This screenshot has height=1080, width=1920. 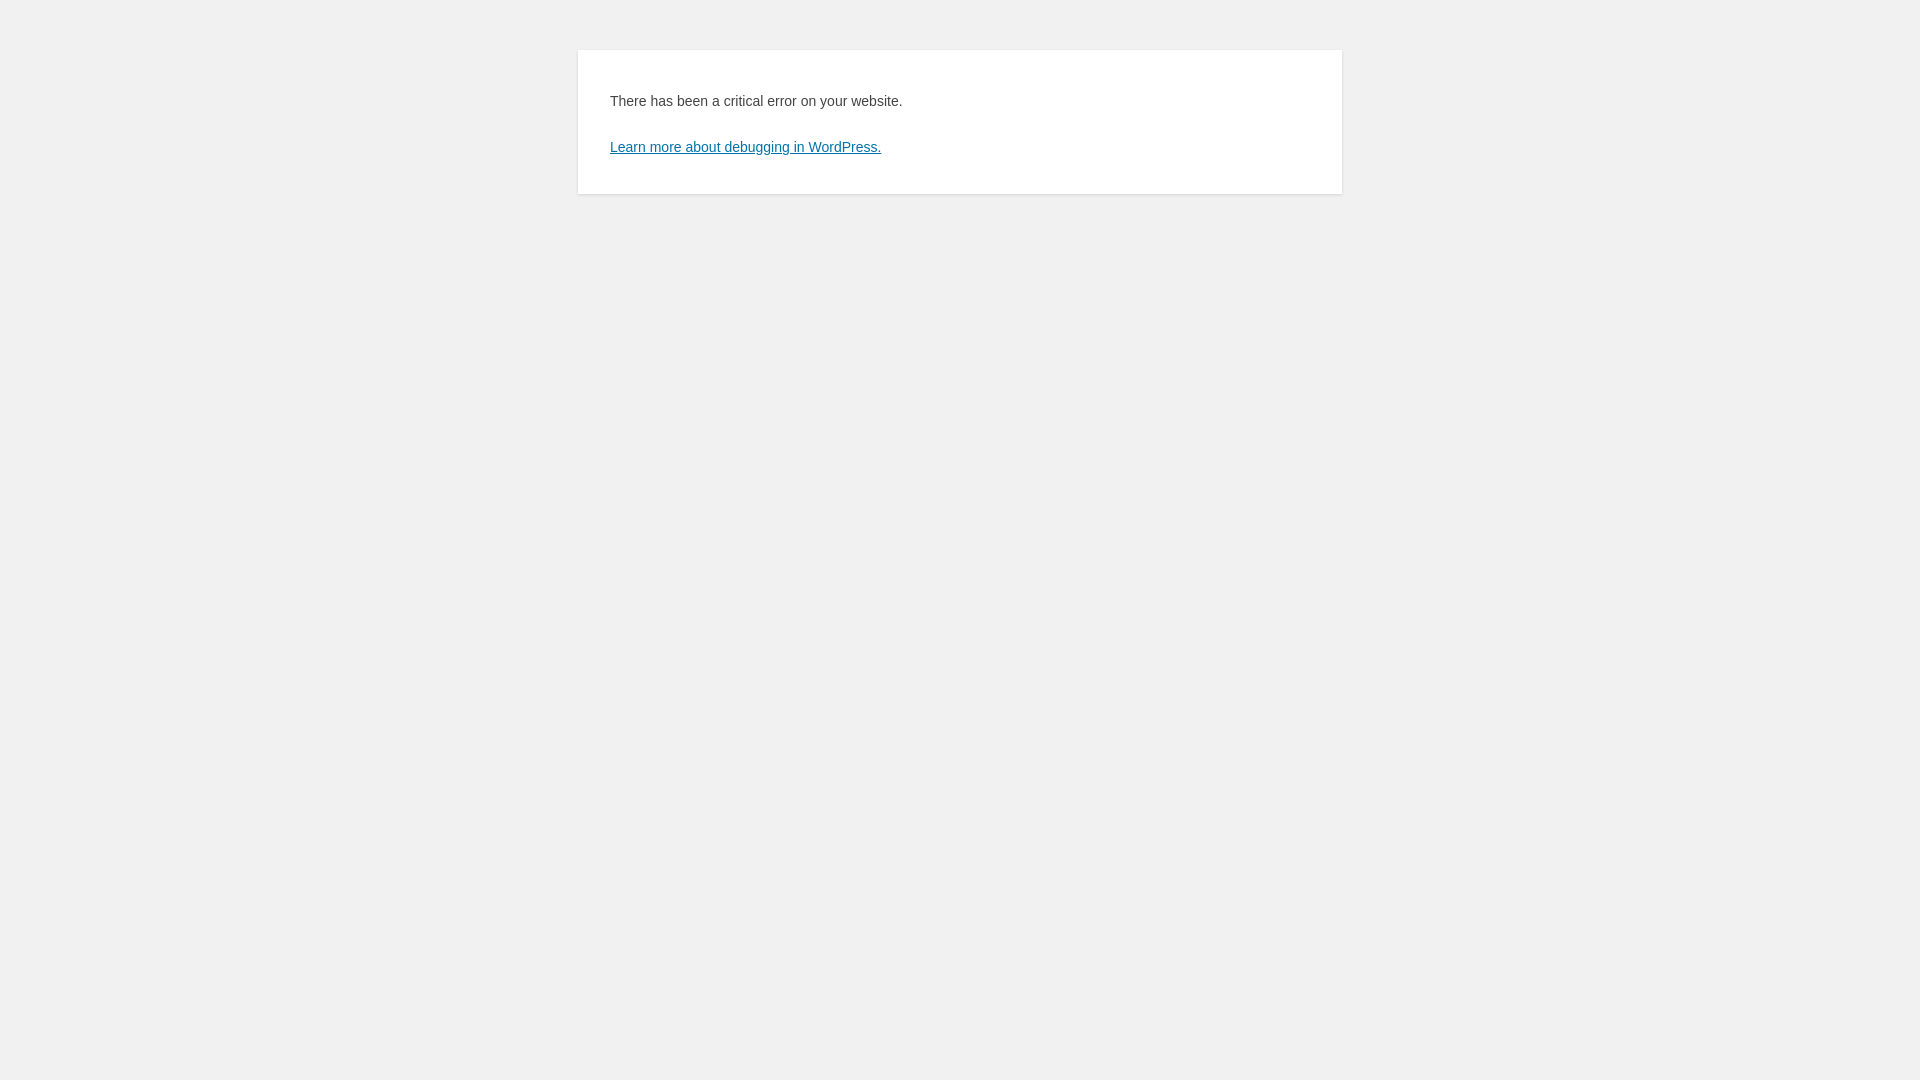 What do you see at coordinates (744, 145) in the screenshot?
I see `'Learn more about debugging in WordPress.'` at bounding box center [744, 145].